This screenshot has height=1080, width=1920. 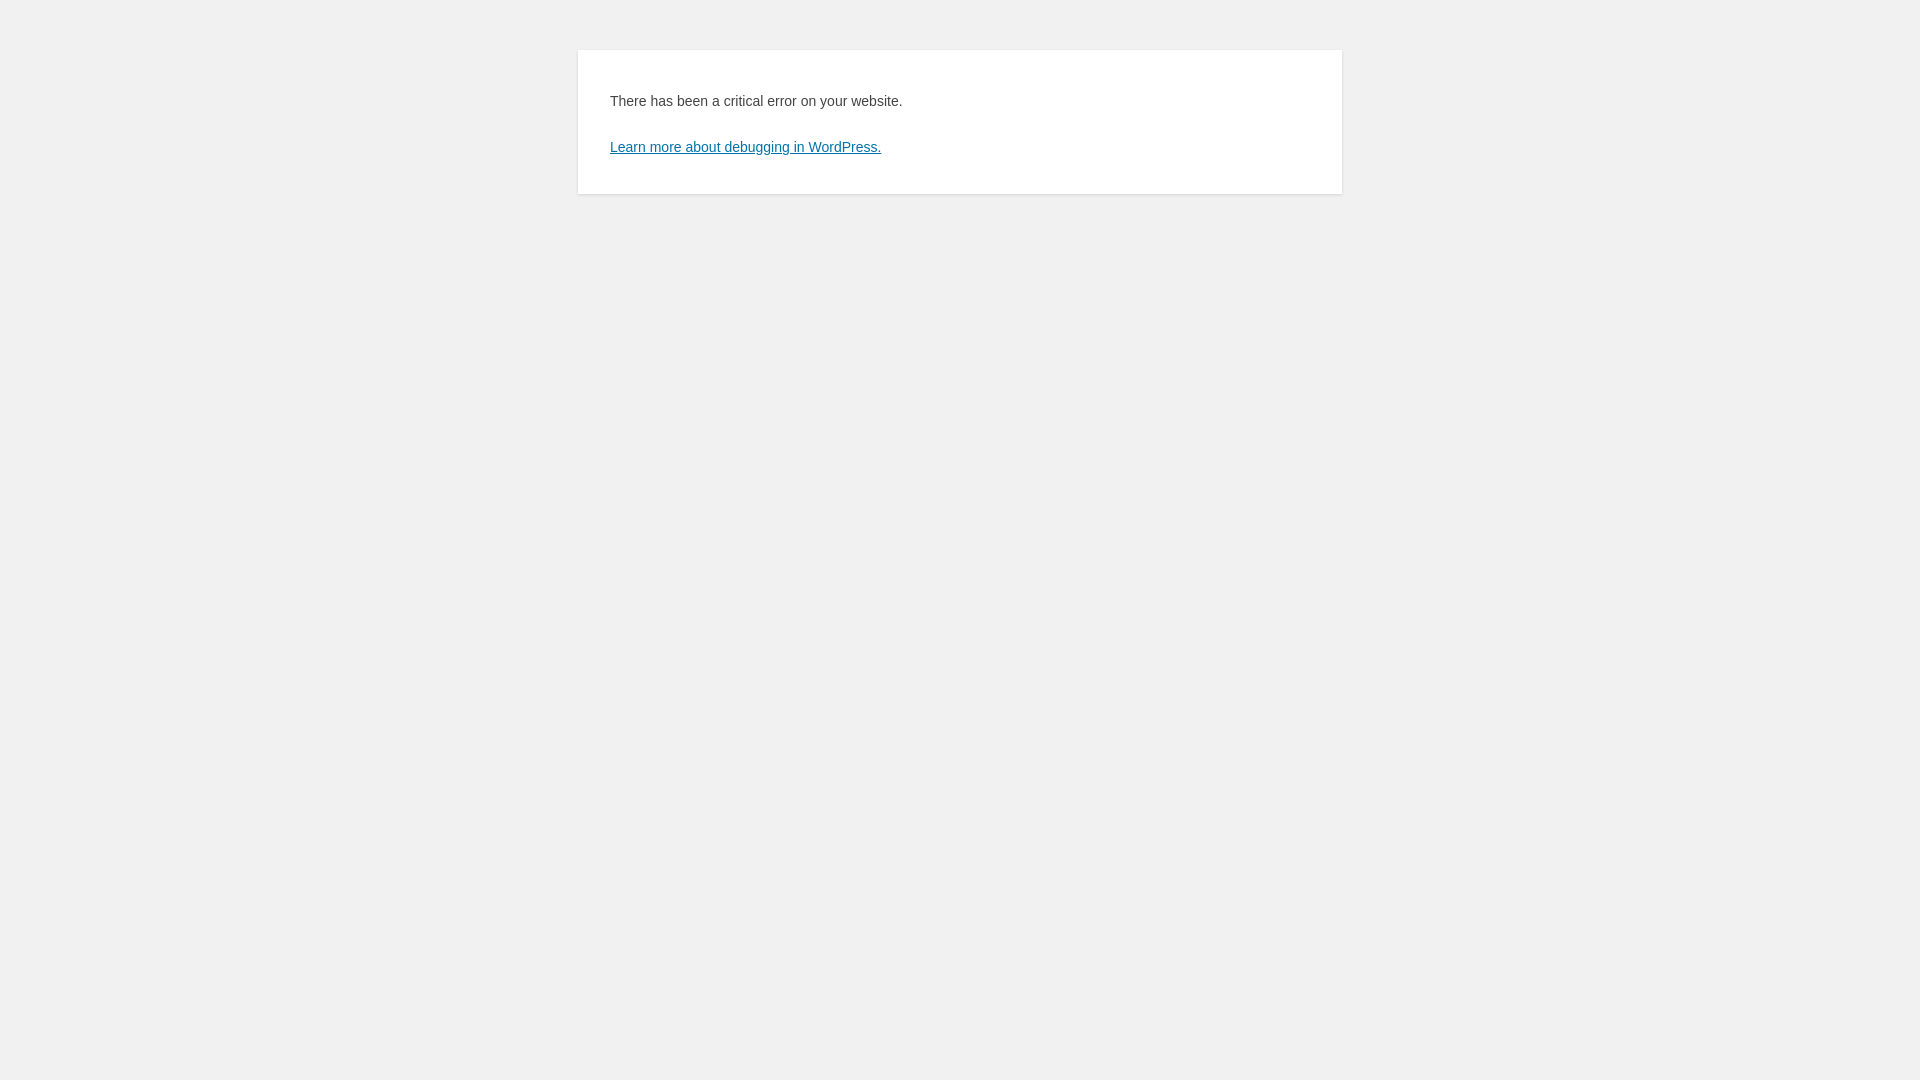 What do you see at coordinates (744, 145) in the screenshot?
I see `'Learn more about debugging in WordPress.'` at bounding box center [744, 145].